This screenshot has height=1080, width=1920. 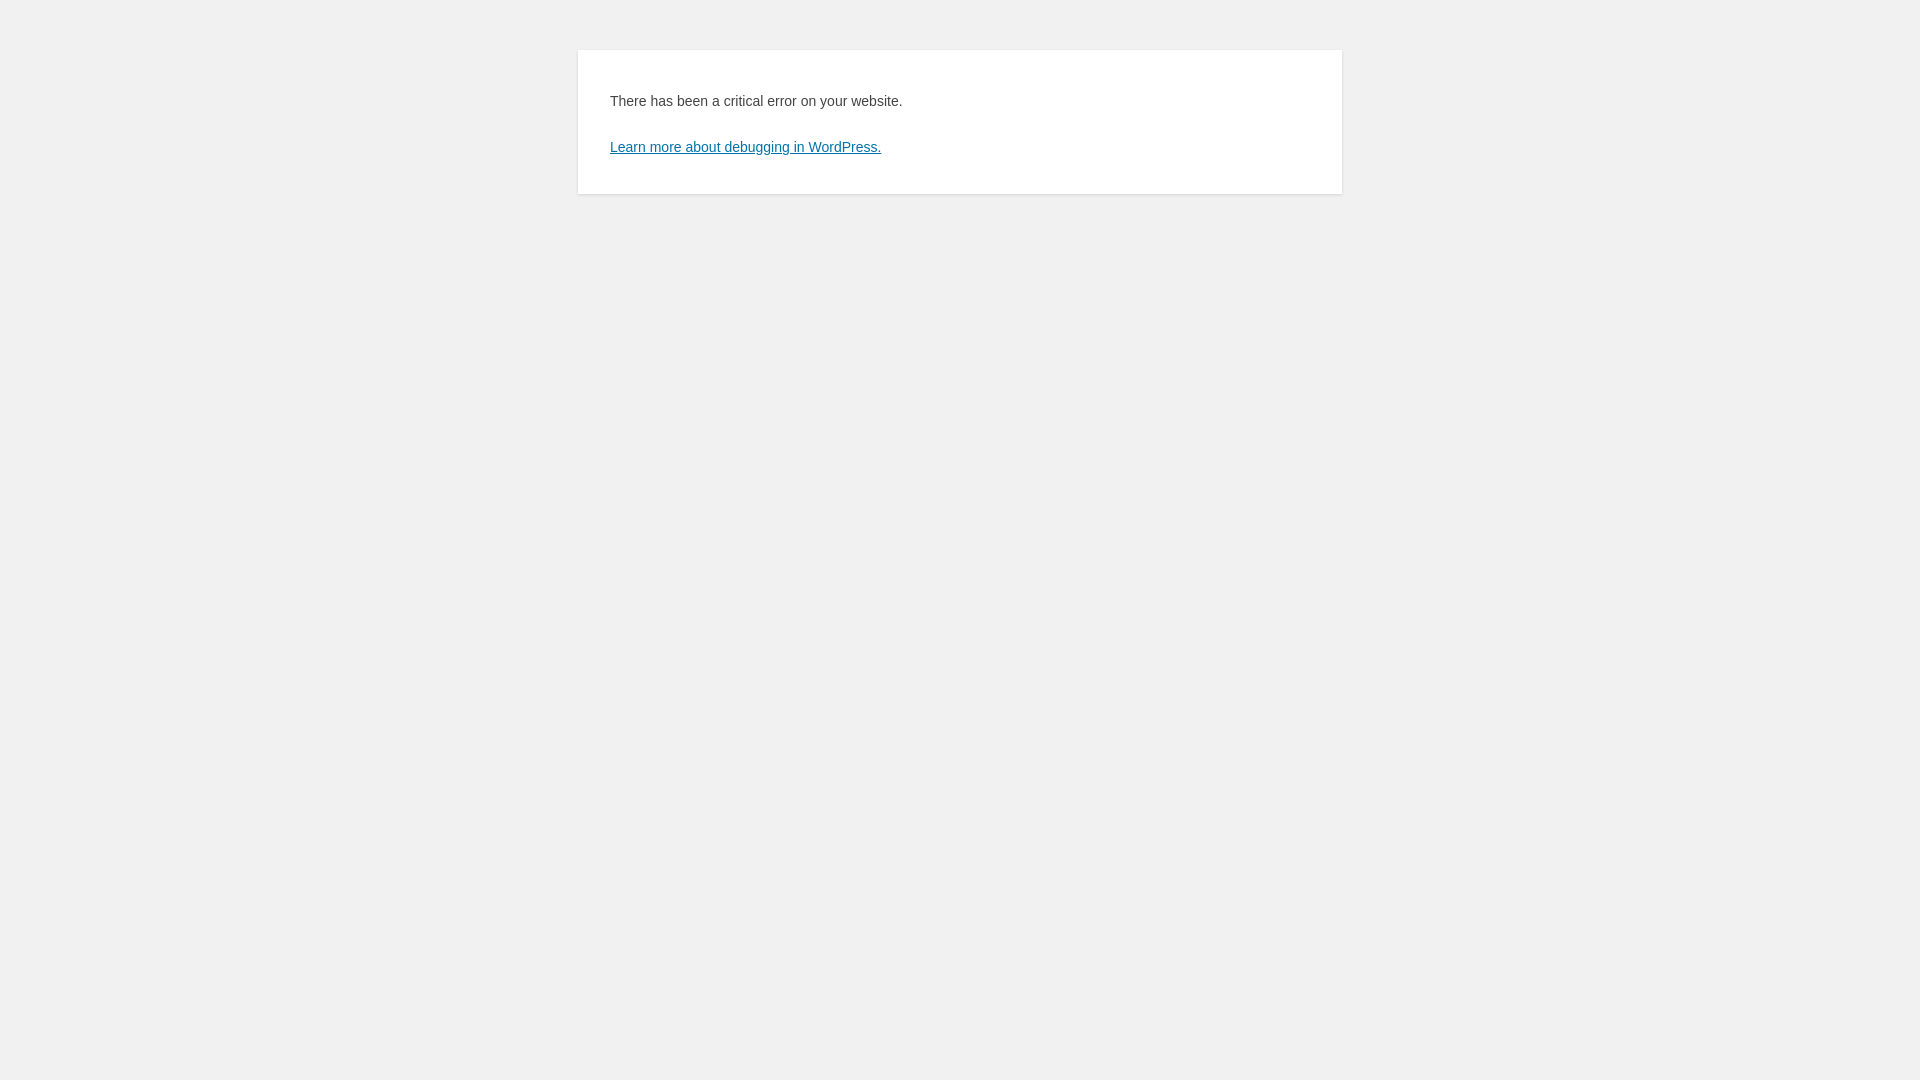 What do you see at coordinates (744, 145) in the screenshot?
I see `'Learn more about debugging in WordPress.'` at bounding box center [744, 145].